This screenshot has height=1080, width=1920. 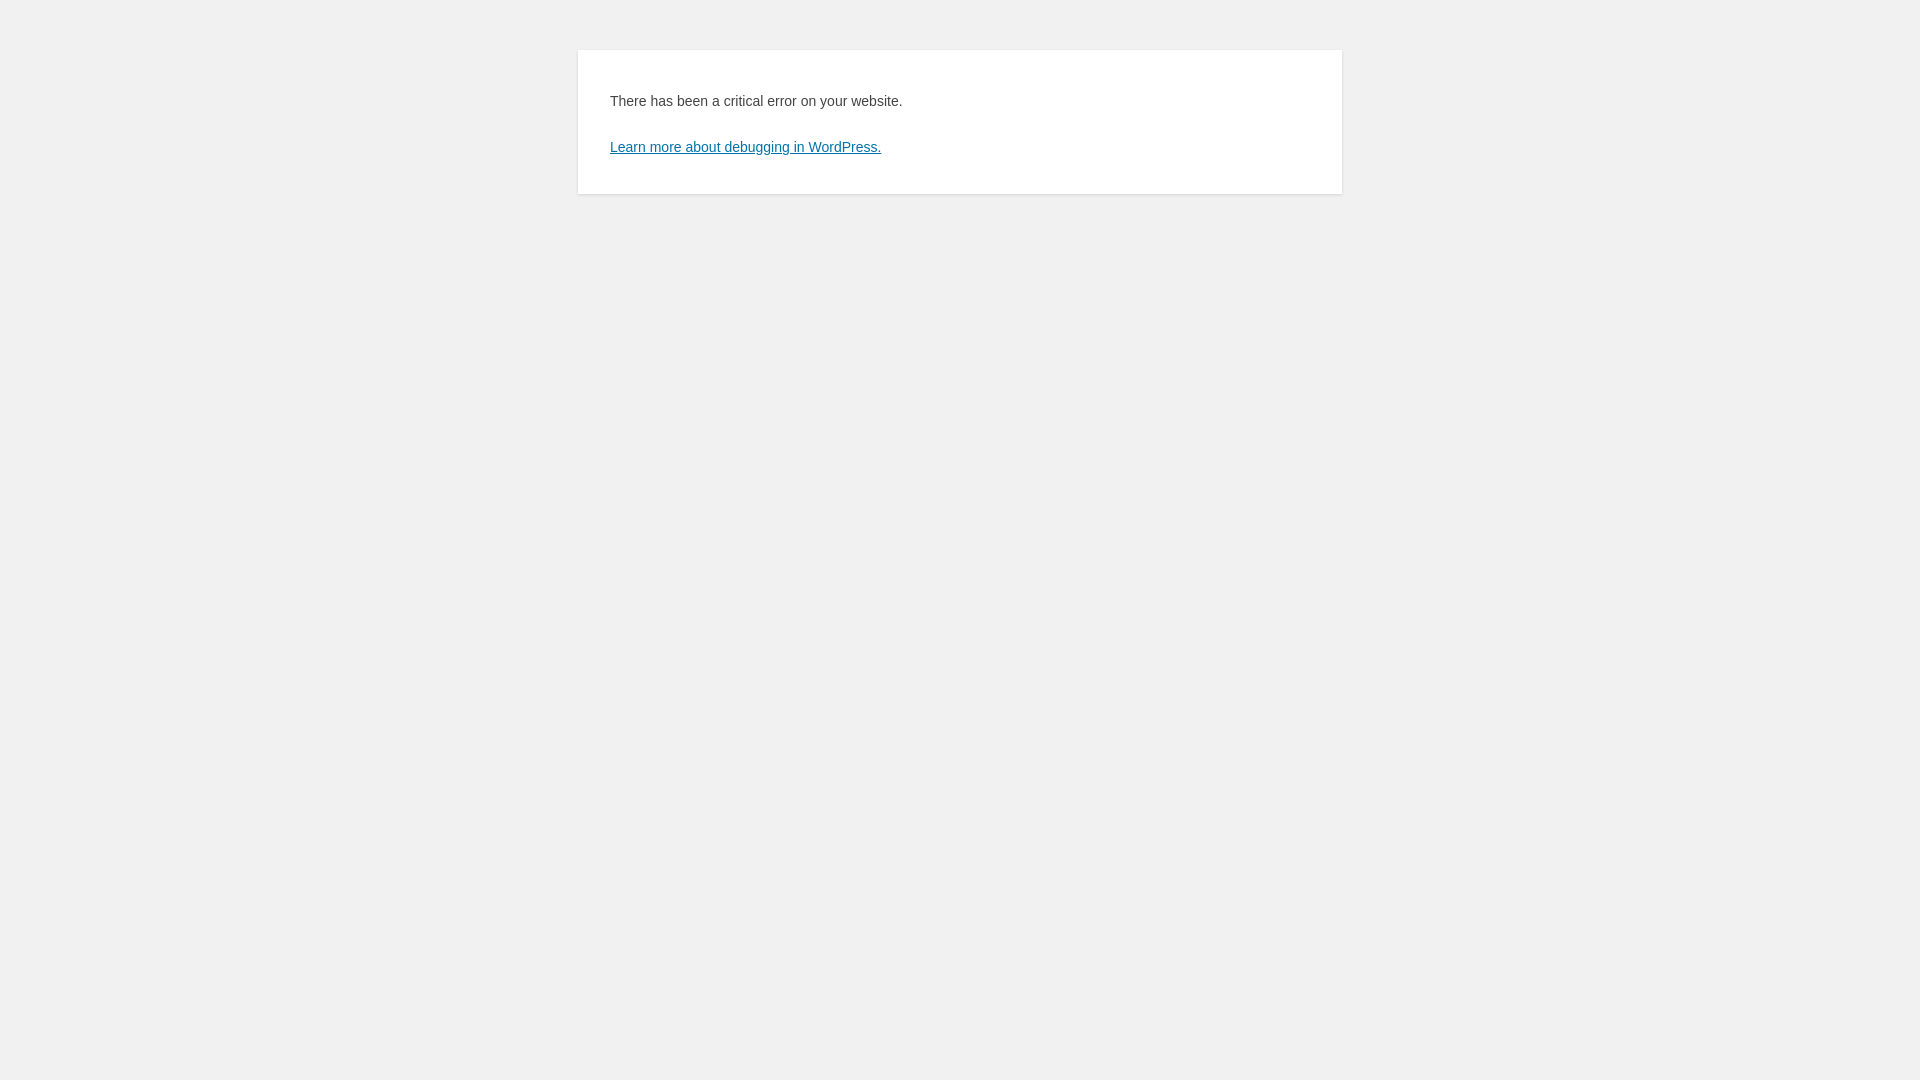 What do you see at coordinates (744, 145) in the screenshot?
I see `'Learn more about debugging in WordPress.'` at bounding box center [744, 145].